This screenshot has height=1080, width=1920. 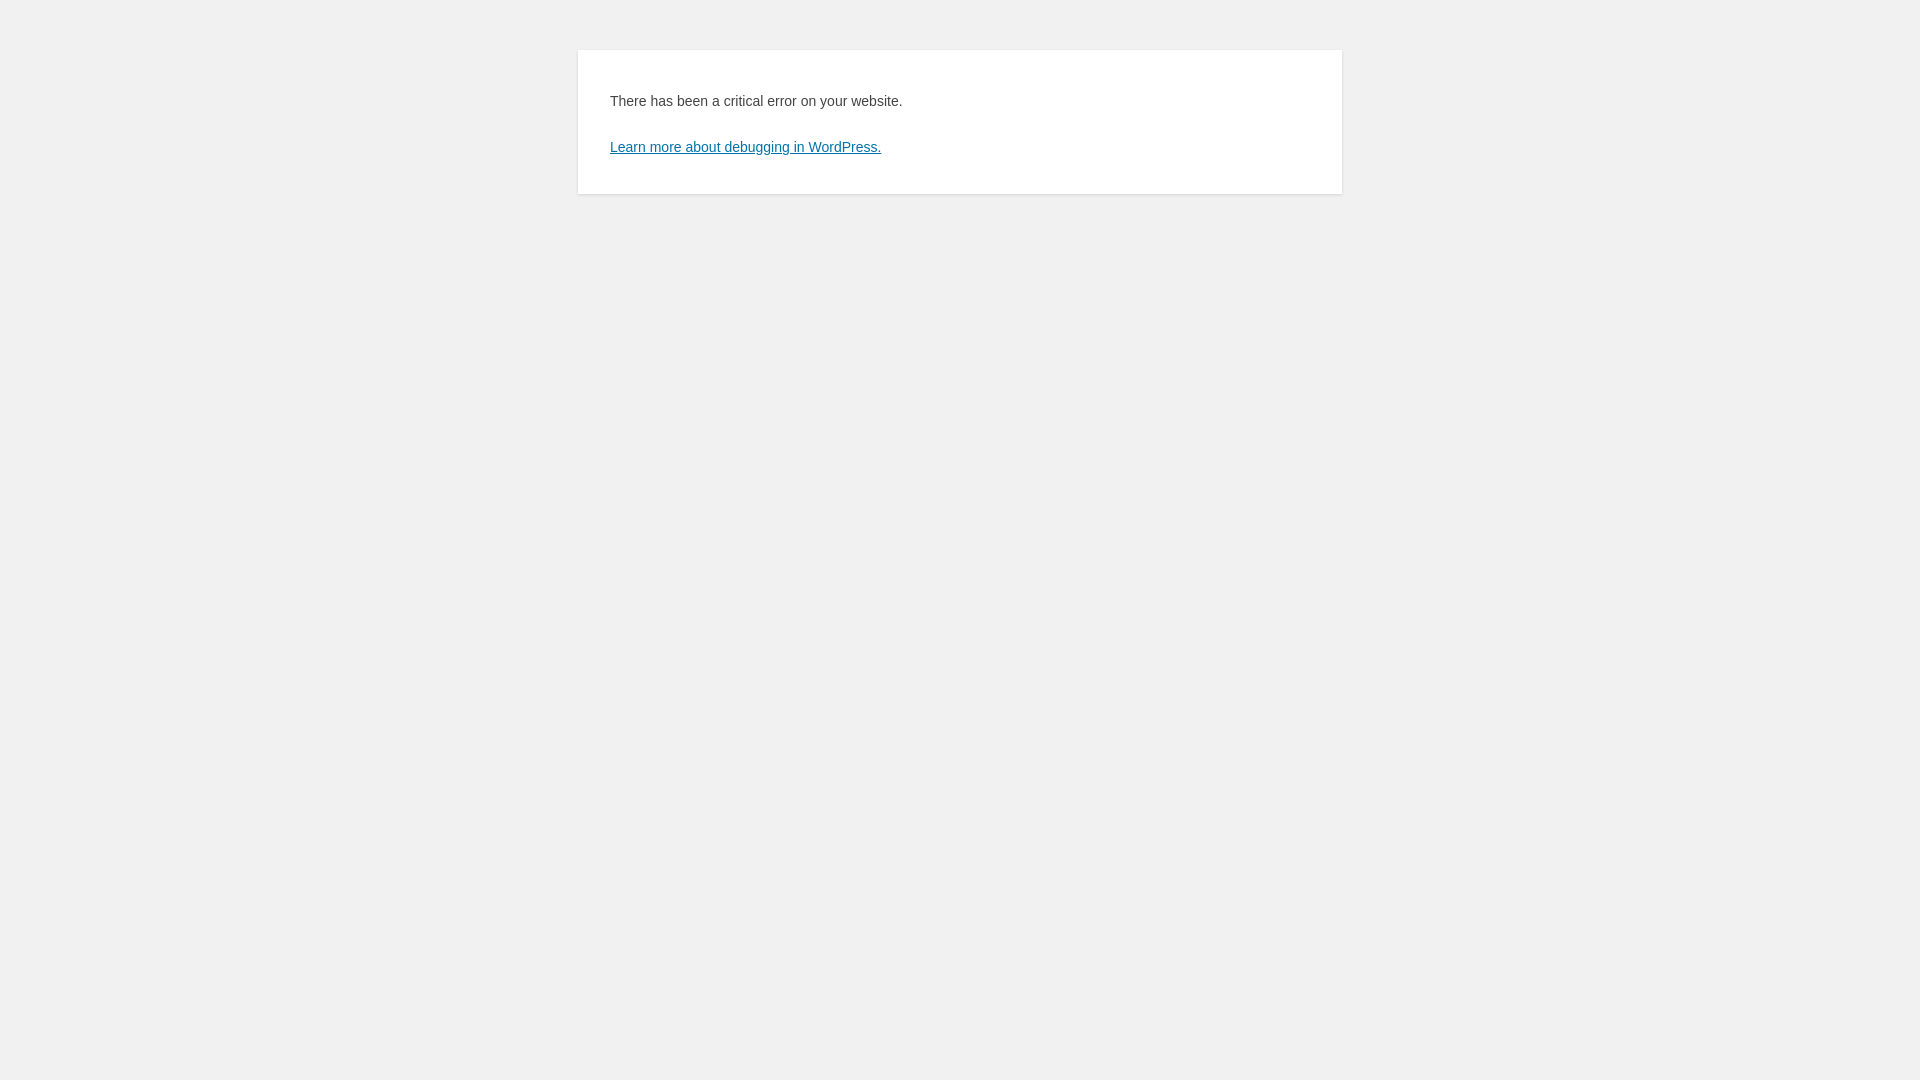 What do you see at coordinates (744, 145) in the screenshot?
I see `'Learn more about debugging in WordPress.'` at bounding box center [744, 145].